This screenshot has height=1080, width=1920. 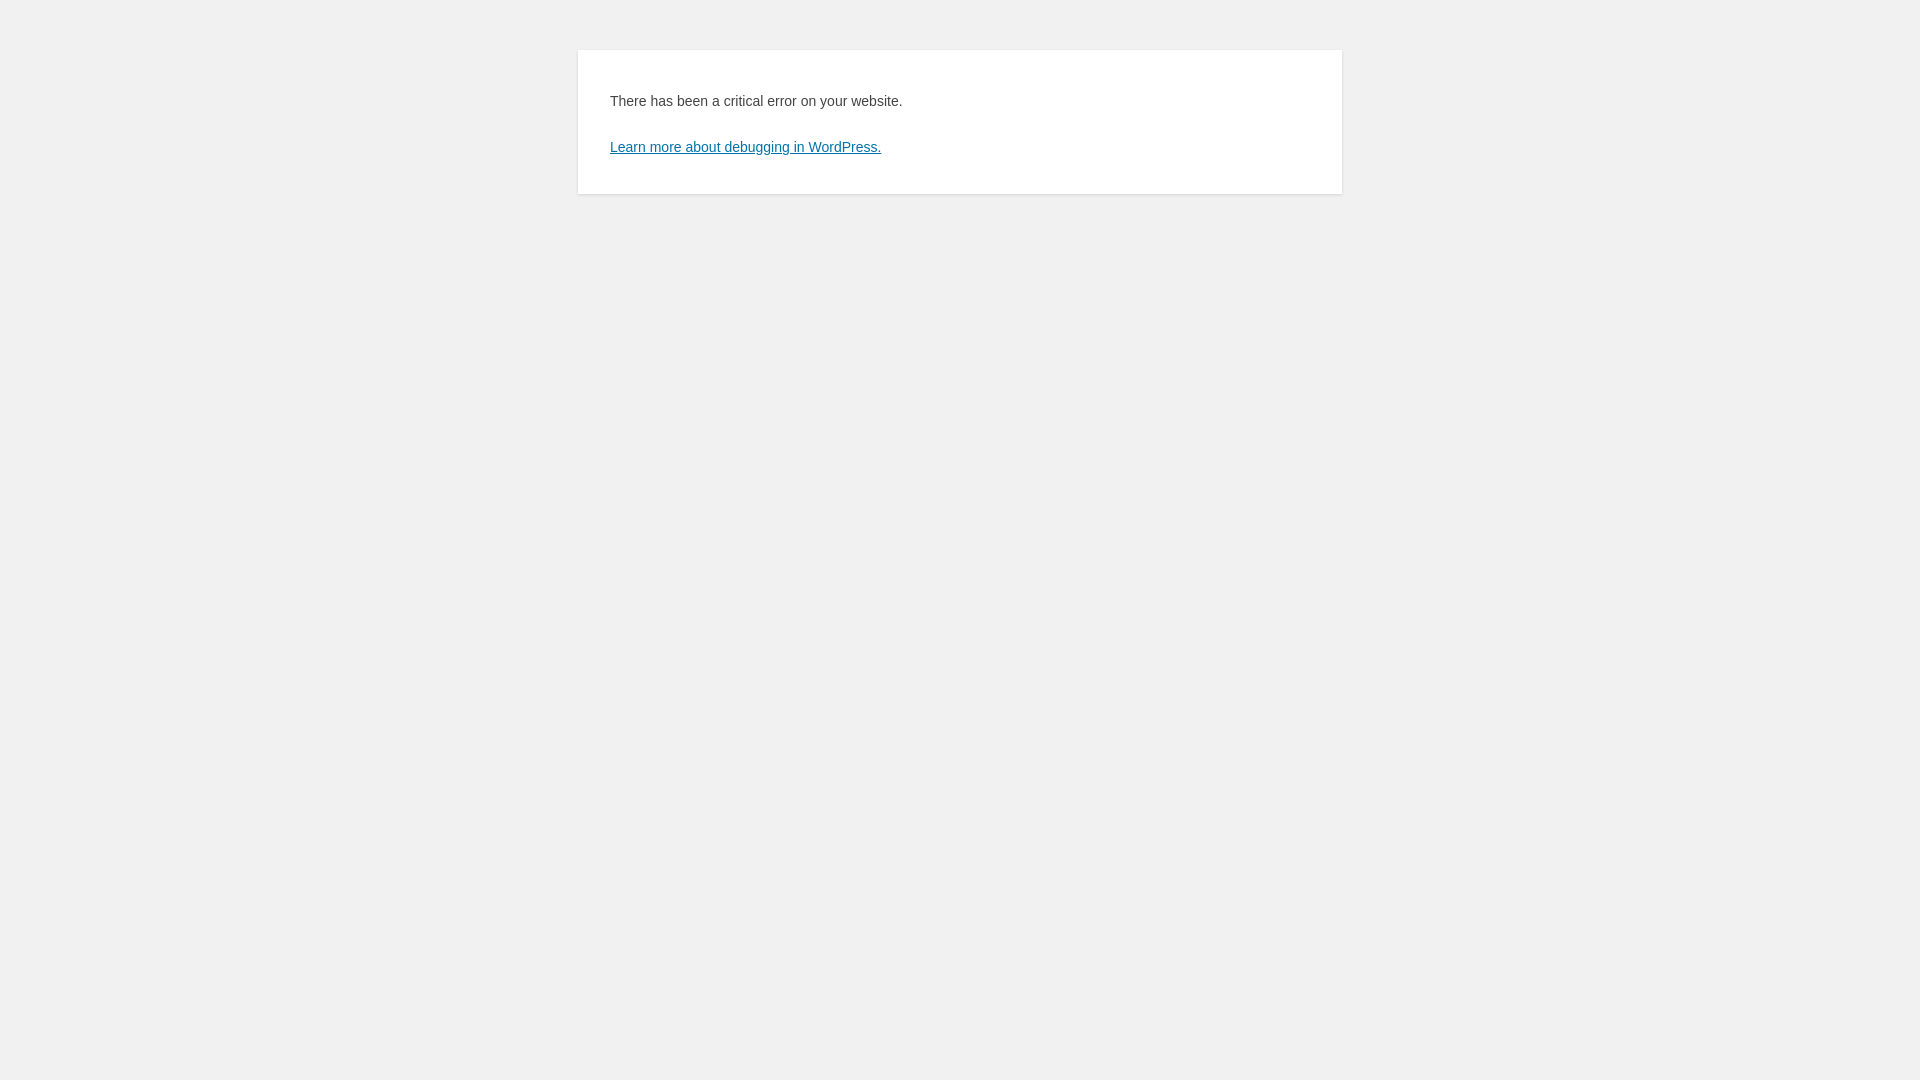 What do you see at coordinates (744, 145) in the screenshot?
I see `'Learn more about debugging in WordPress.'` at bounding box center [744, 145].